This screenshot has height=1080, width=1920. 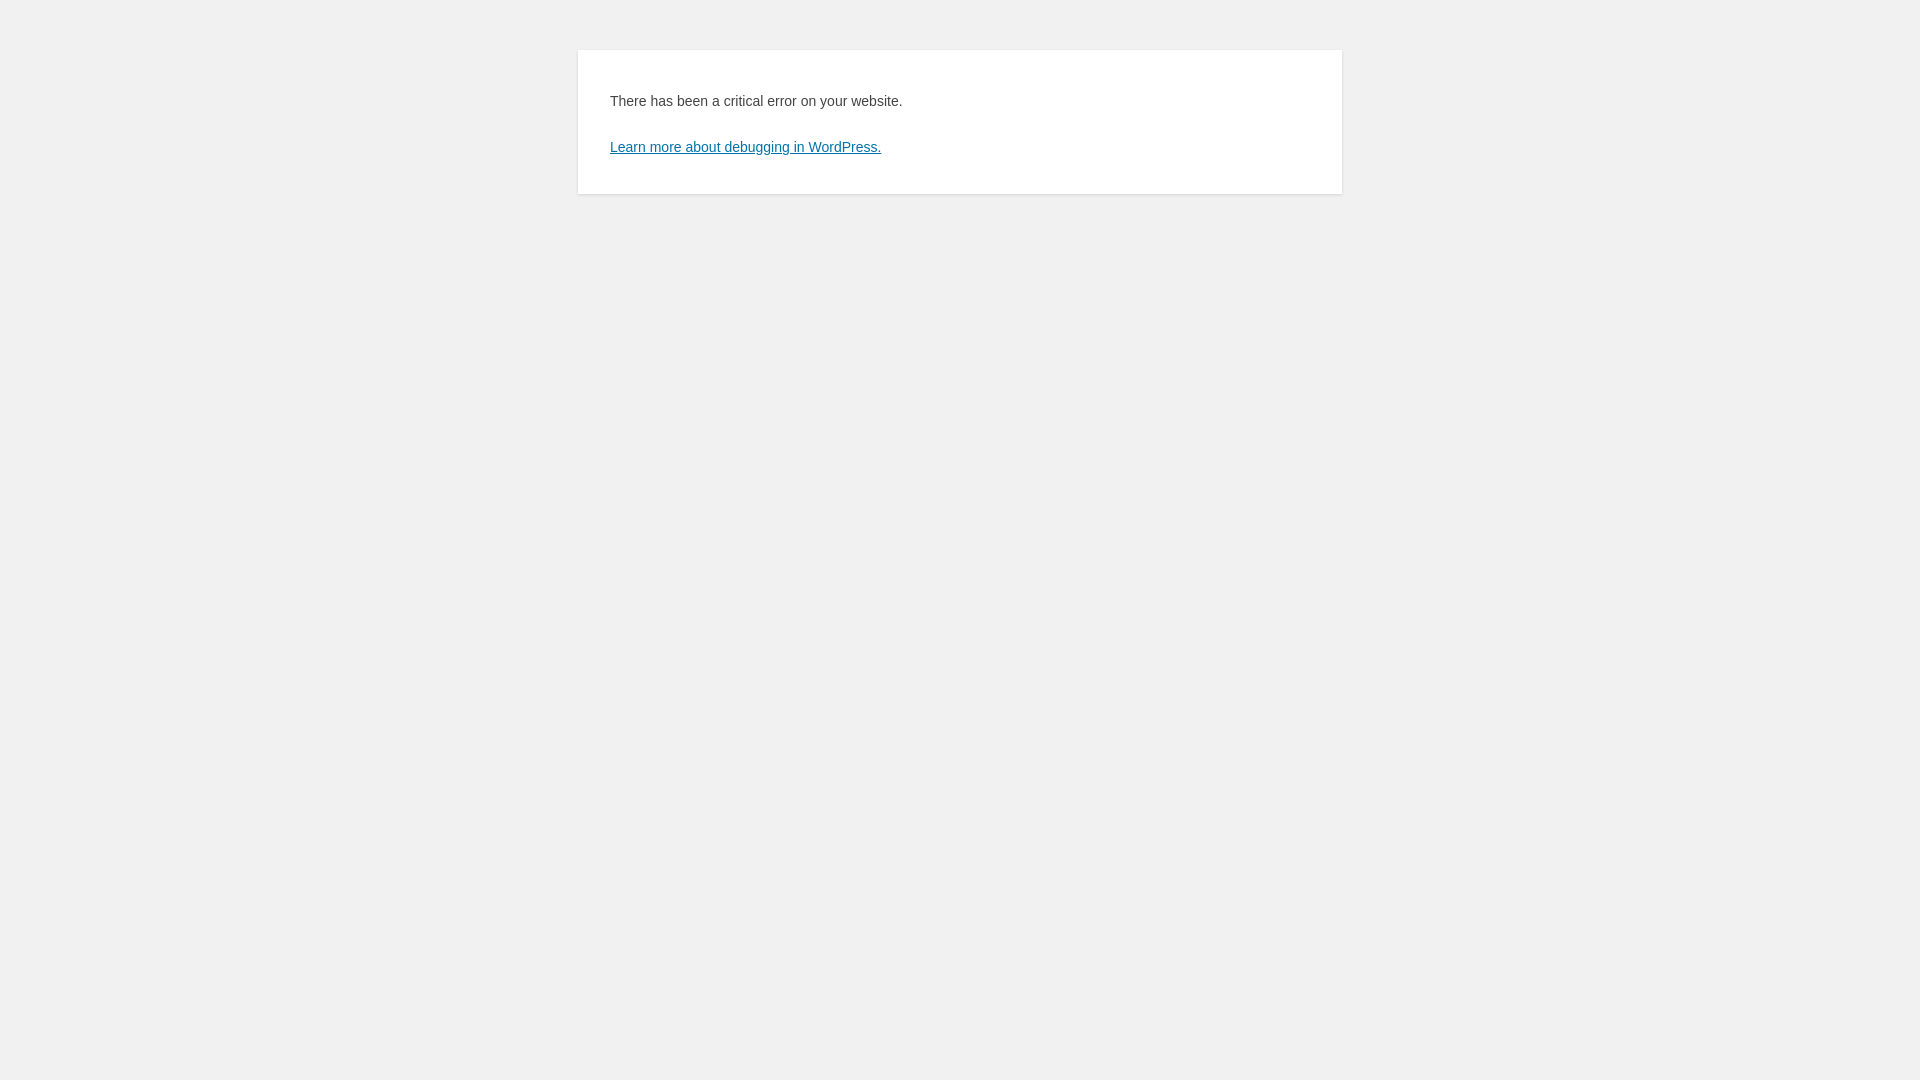 What do you see at coordinates (744, 145) in the screenshot?
I see `'Learn more about debugging in WordPress.'` at bounding box center [744, 145].